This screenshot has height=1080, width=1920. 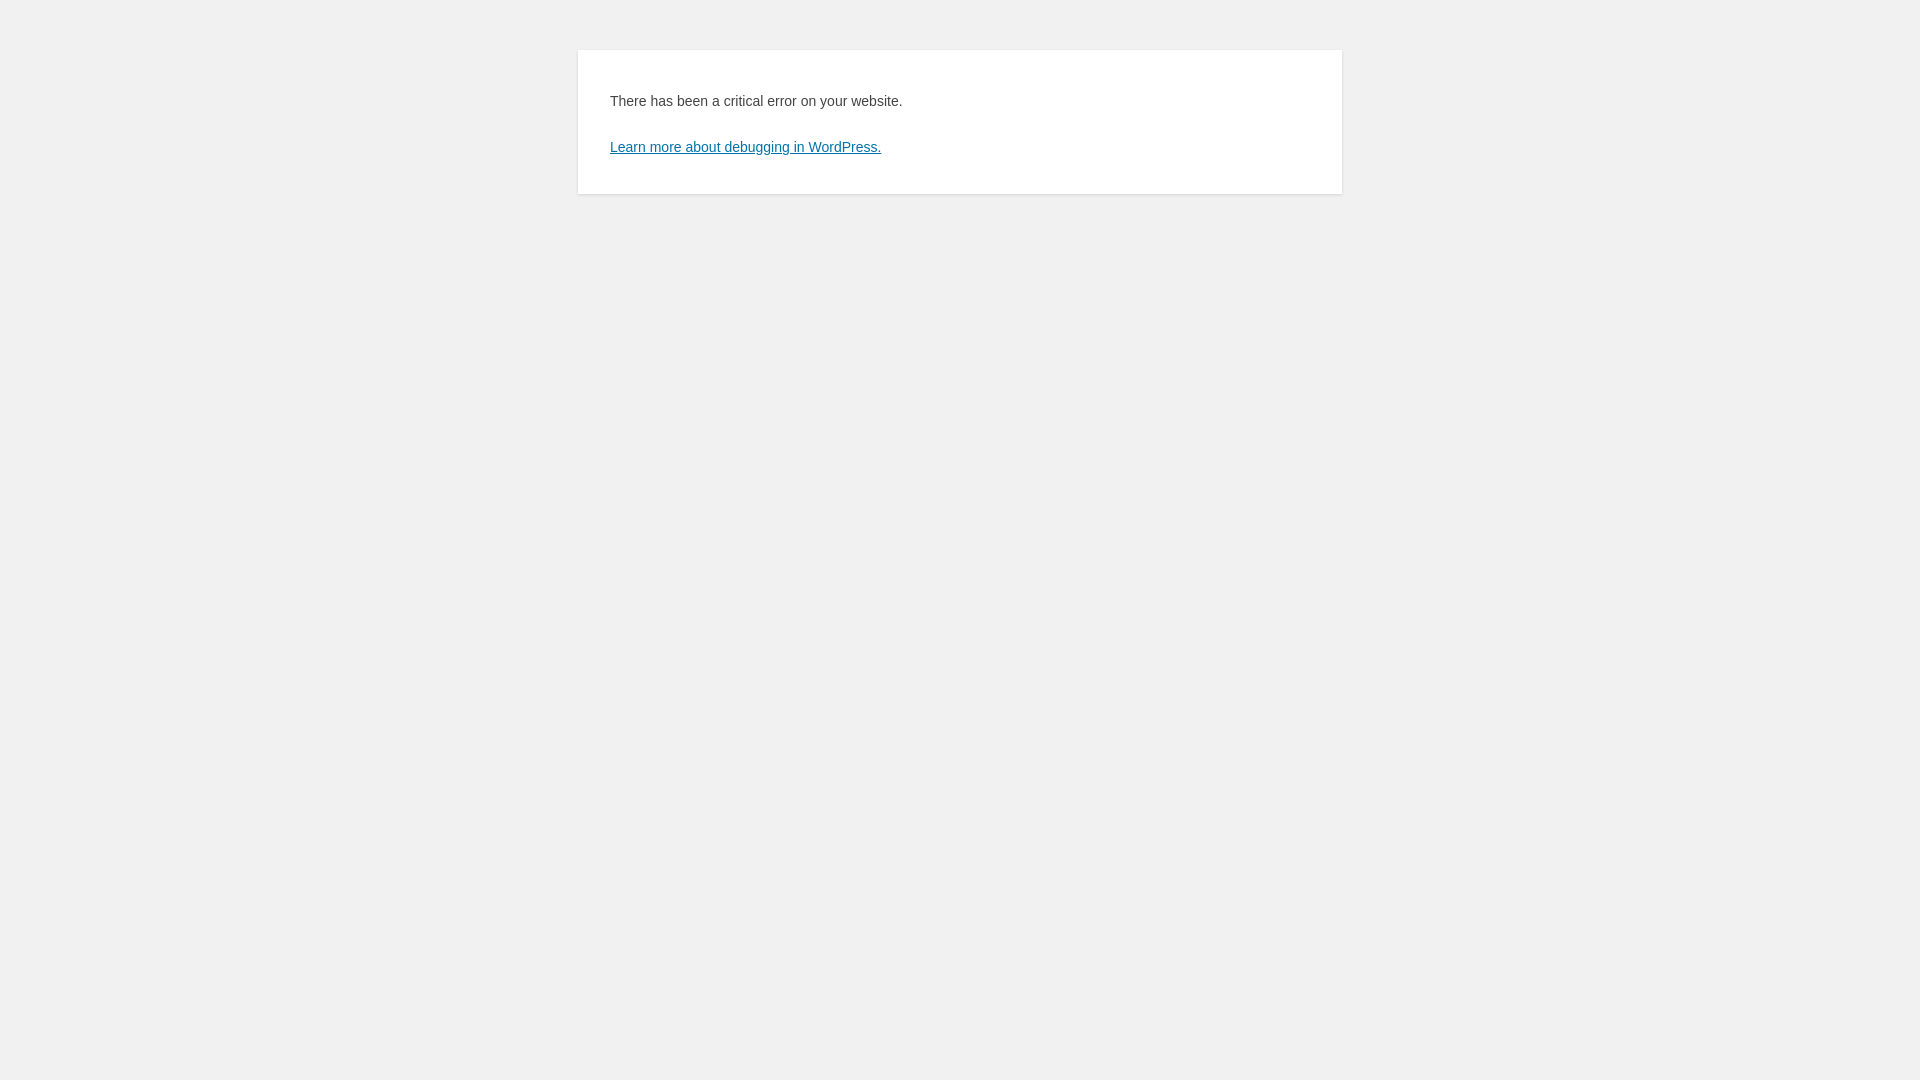 What do you see at coordinates (744, 145) in the screenshot?
I see `'Learn more about debugging in WordPress.'` at bounding box center [744, 145].